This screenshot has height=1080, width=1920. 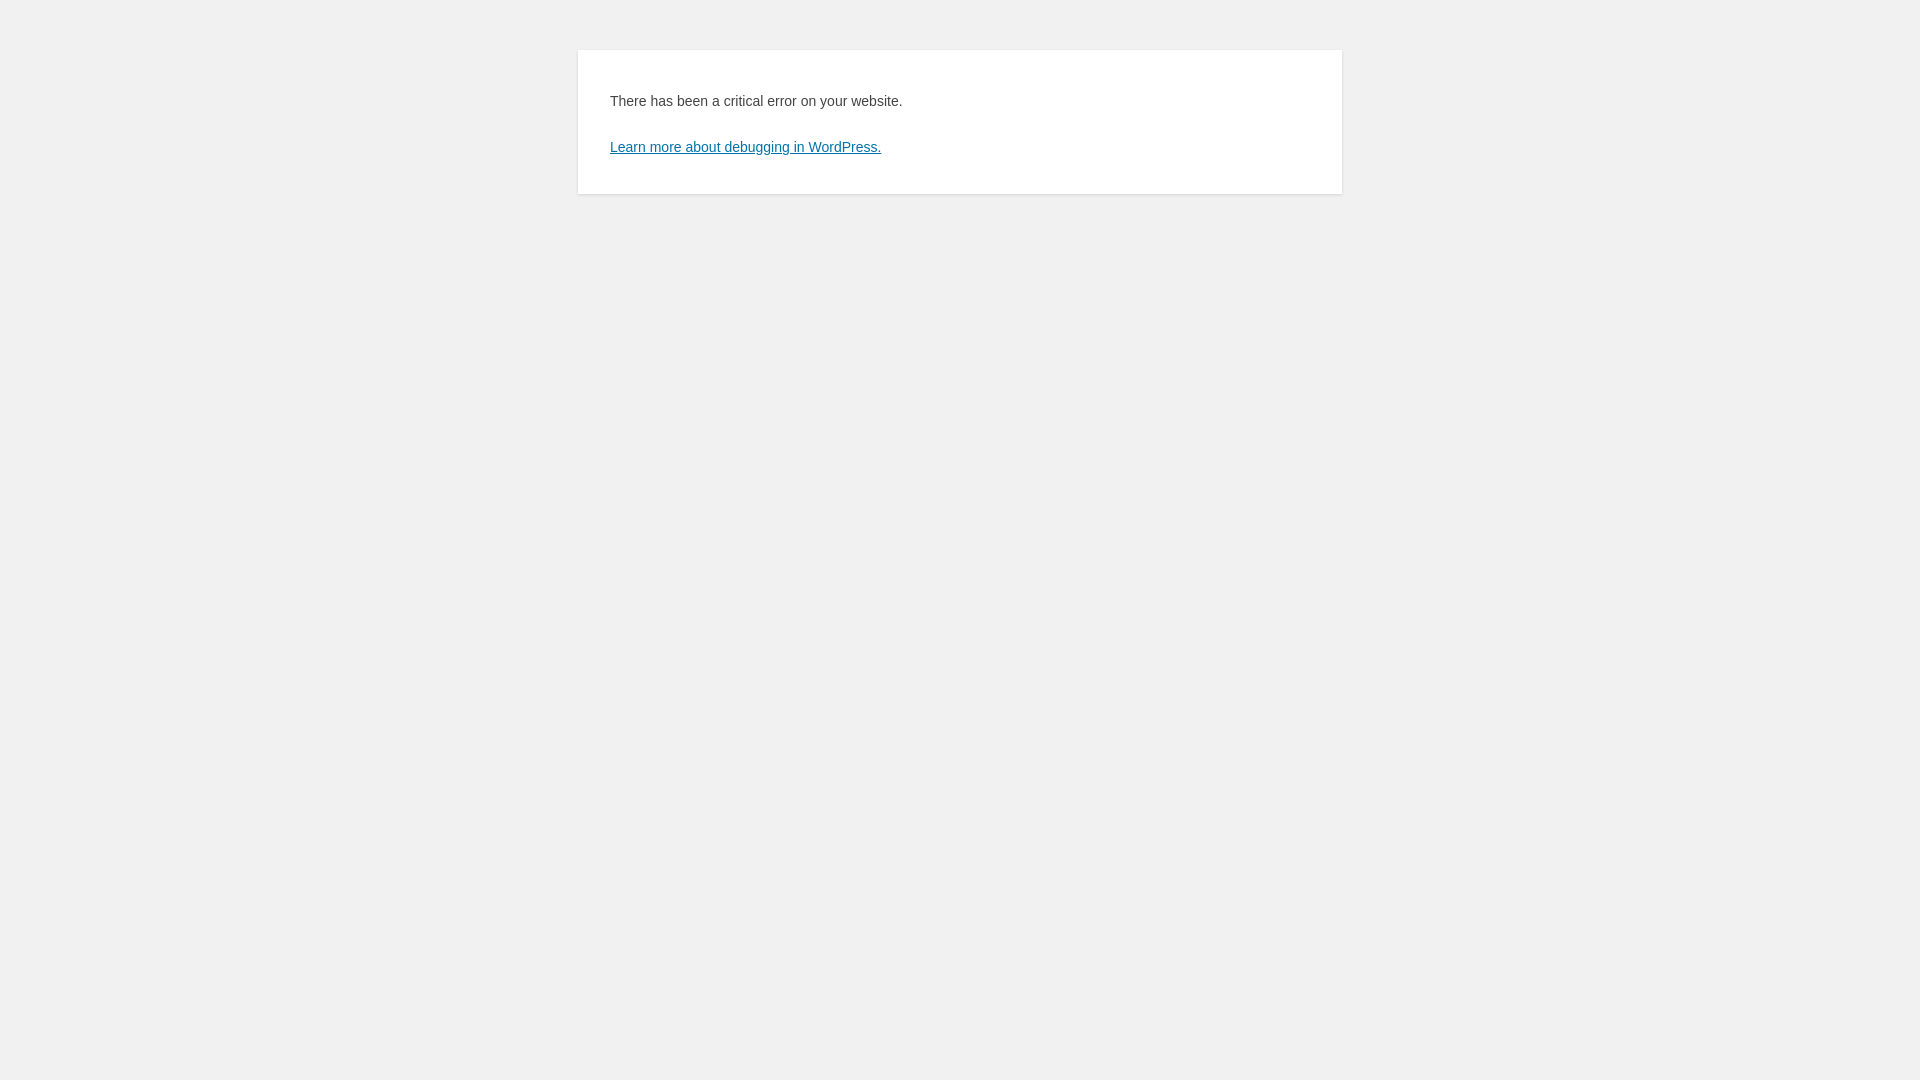 What do you see at coordinates (744, 145) in the screenshot?
I see `'Learn more about debugging in WordPress.'` at bounding box center [744, 145].